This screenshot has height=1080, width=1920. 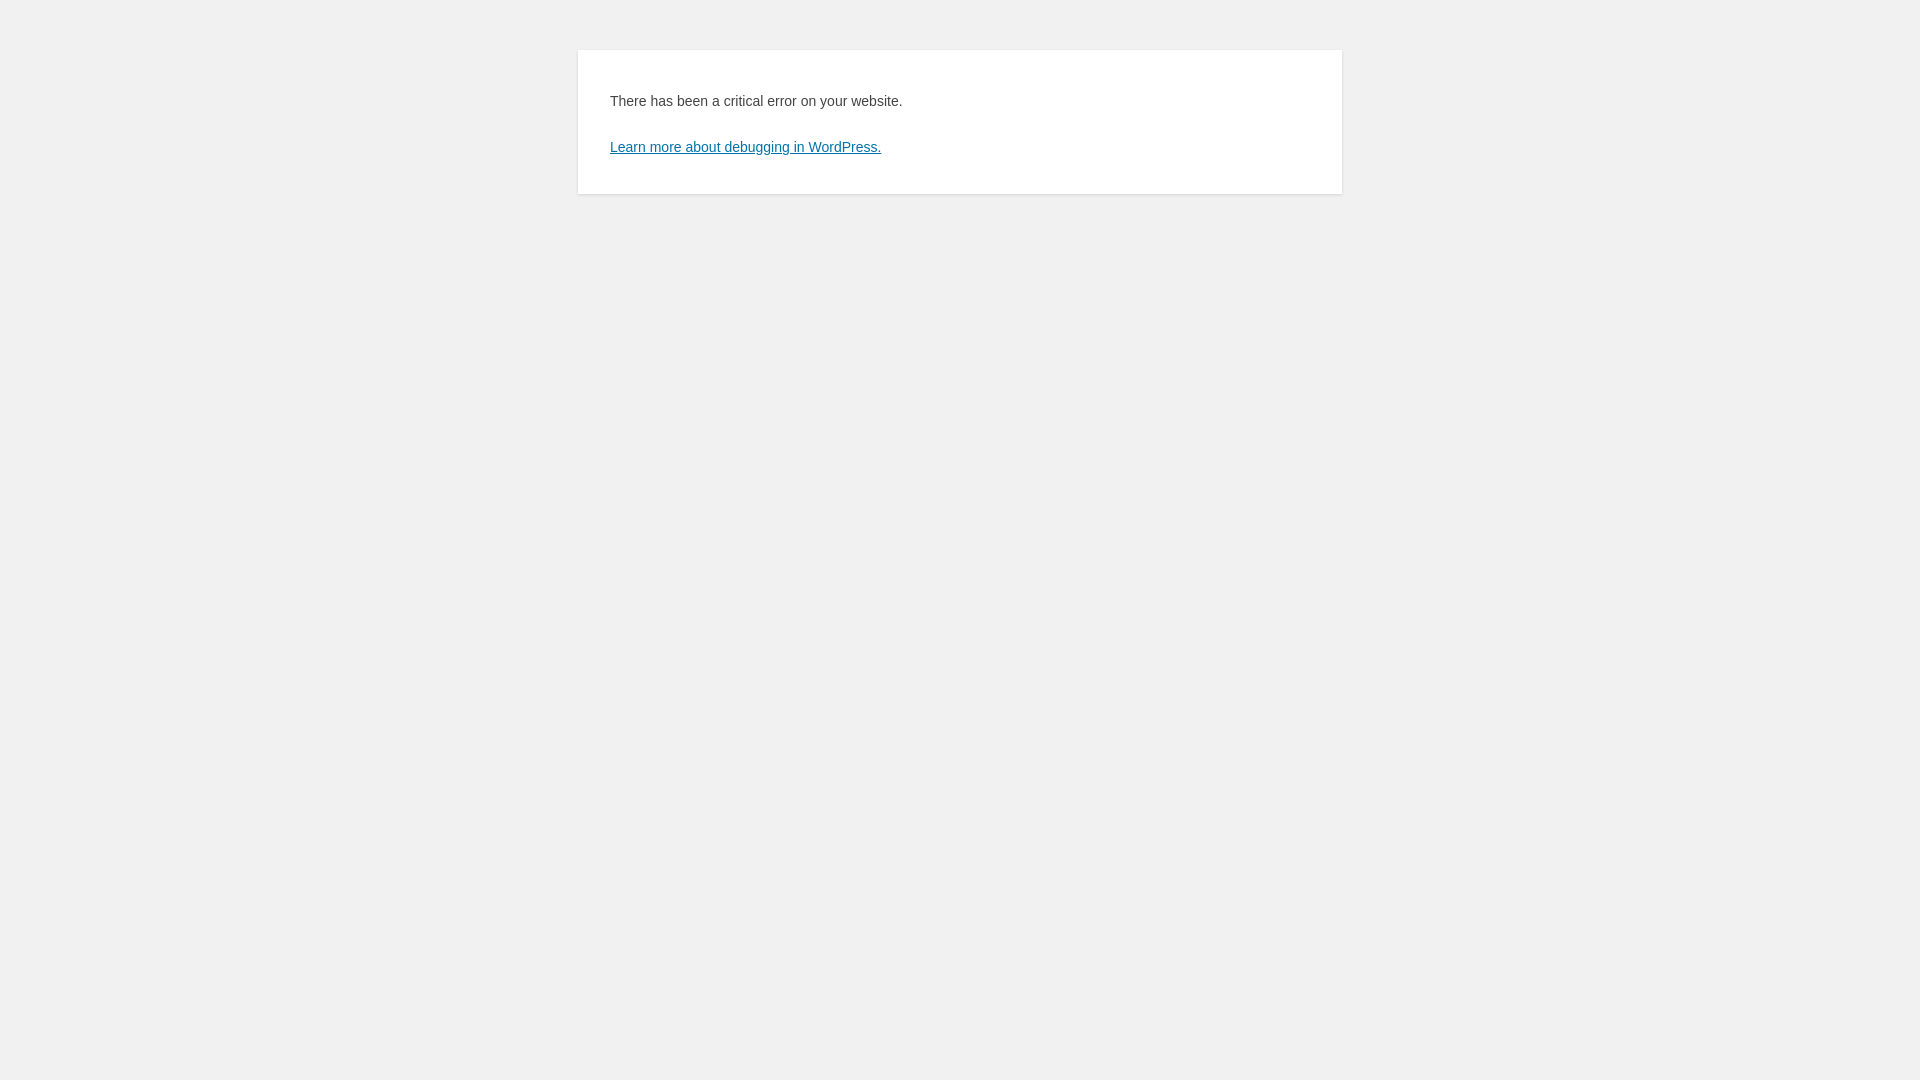 What do you see at coordinates (744, 145) in the screenshot?
I see `'Learn more about debugging in WordPress.'` at bounding box center [744, 145].